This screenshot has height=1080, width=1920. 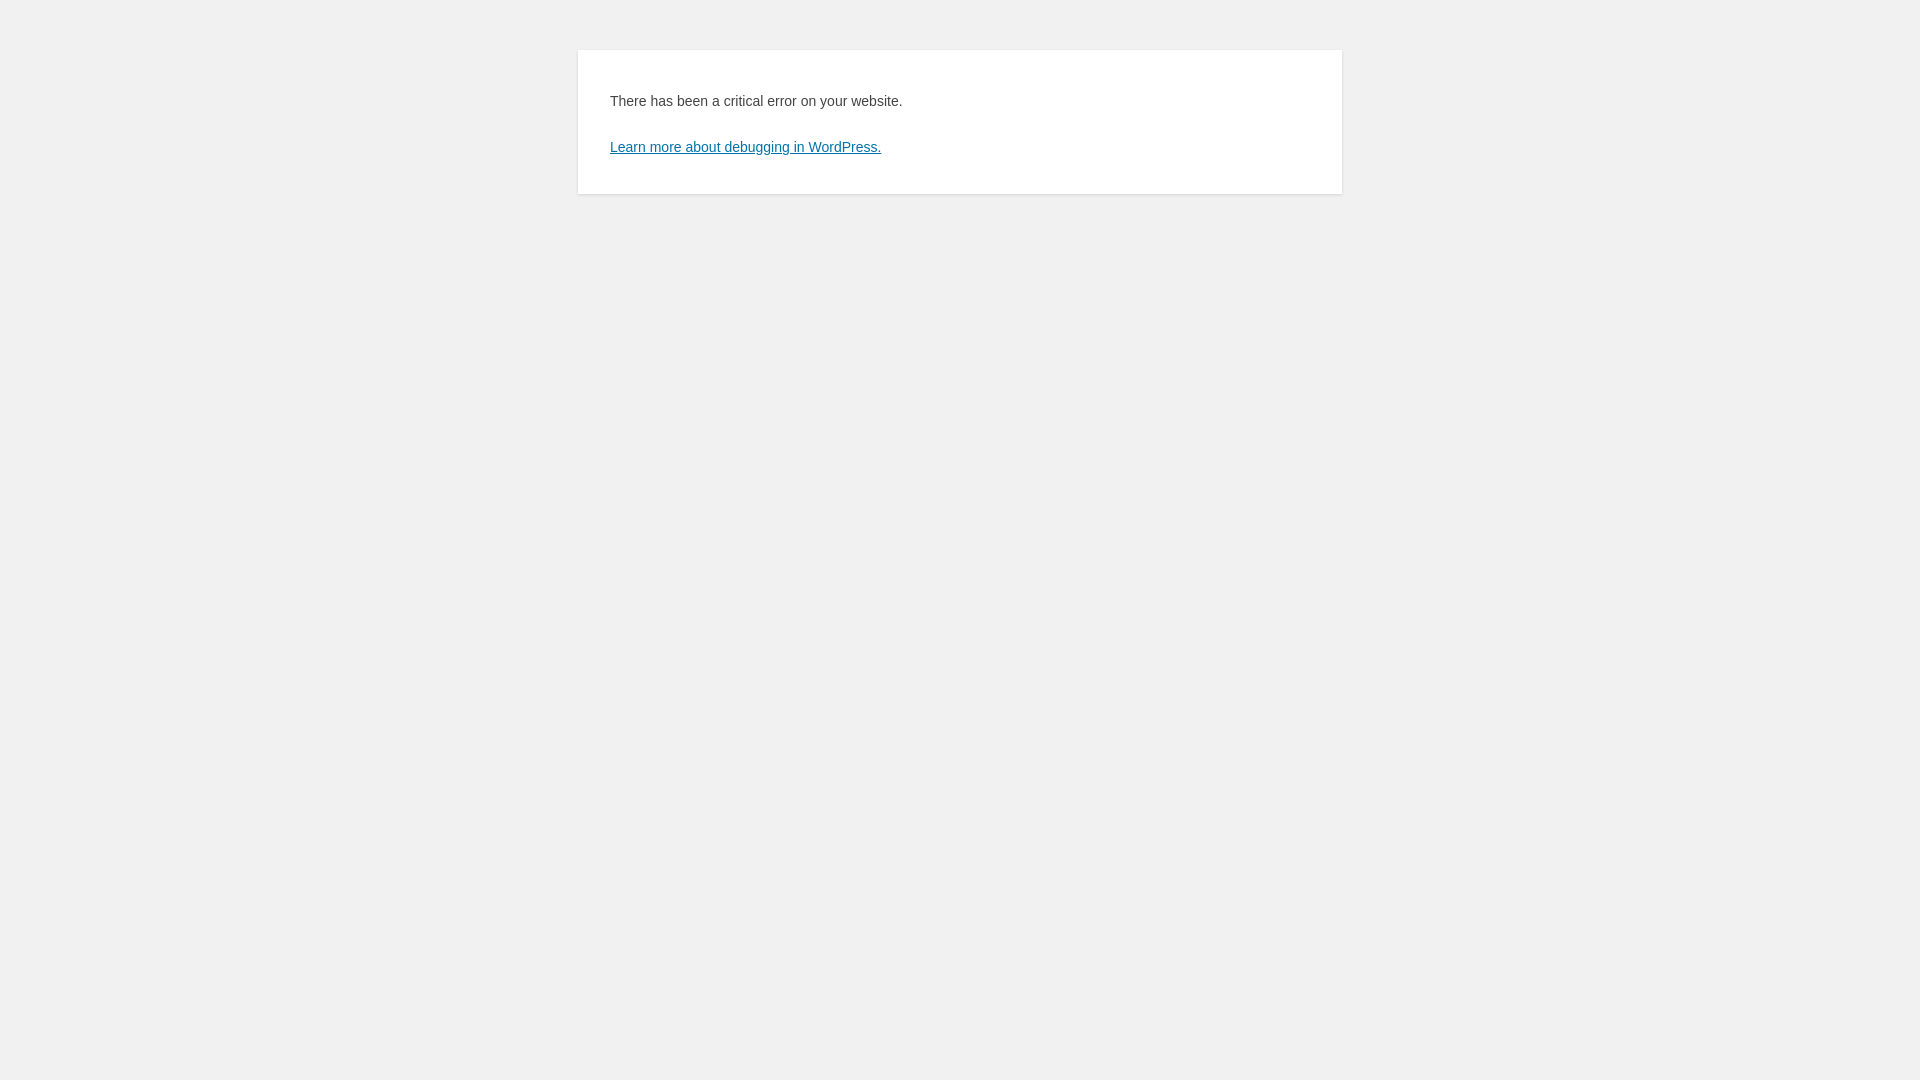 What do you see at coordinates (744, 145) in the screenshot?
I see `'Learn more about debugging in WordPress.'` at bounding box center [744, 145].